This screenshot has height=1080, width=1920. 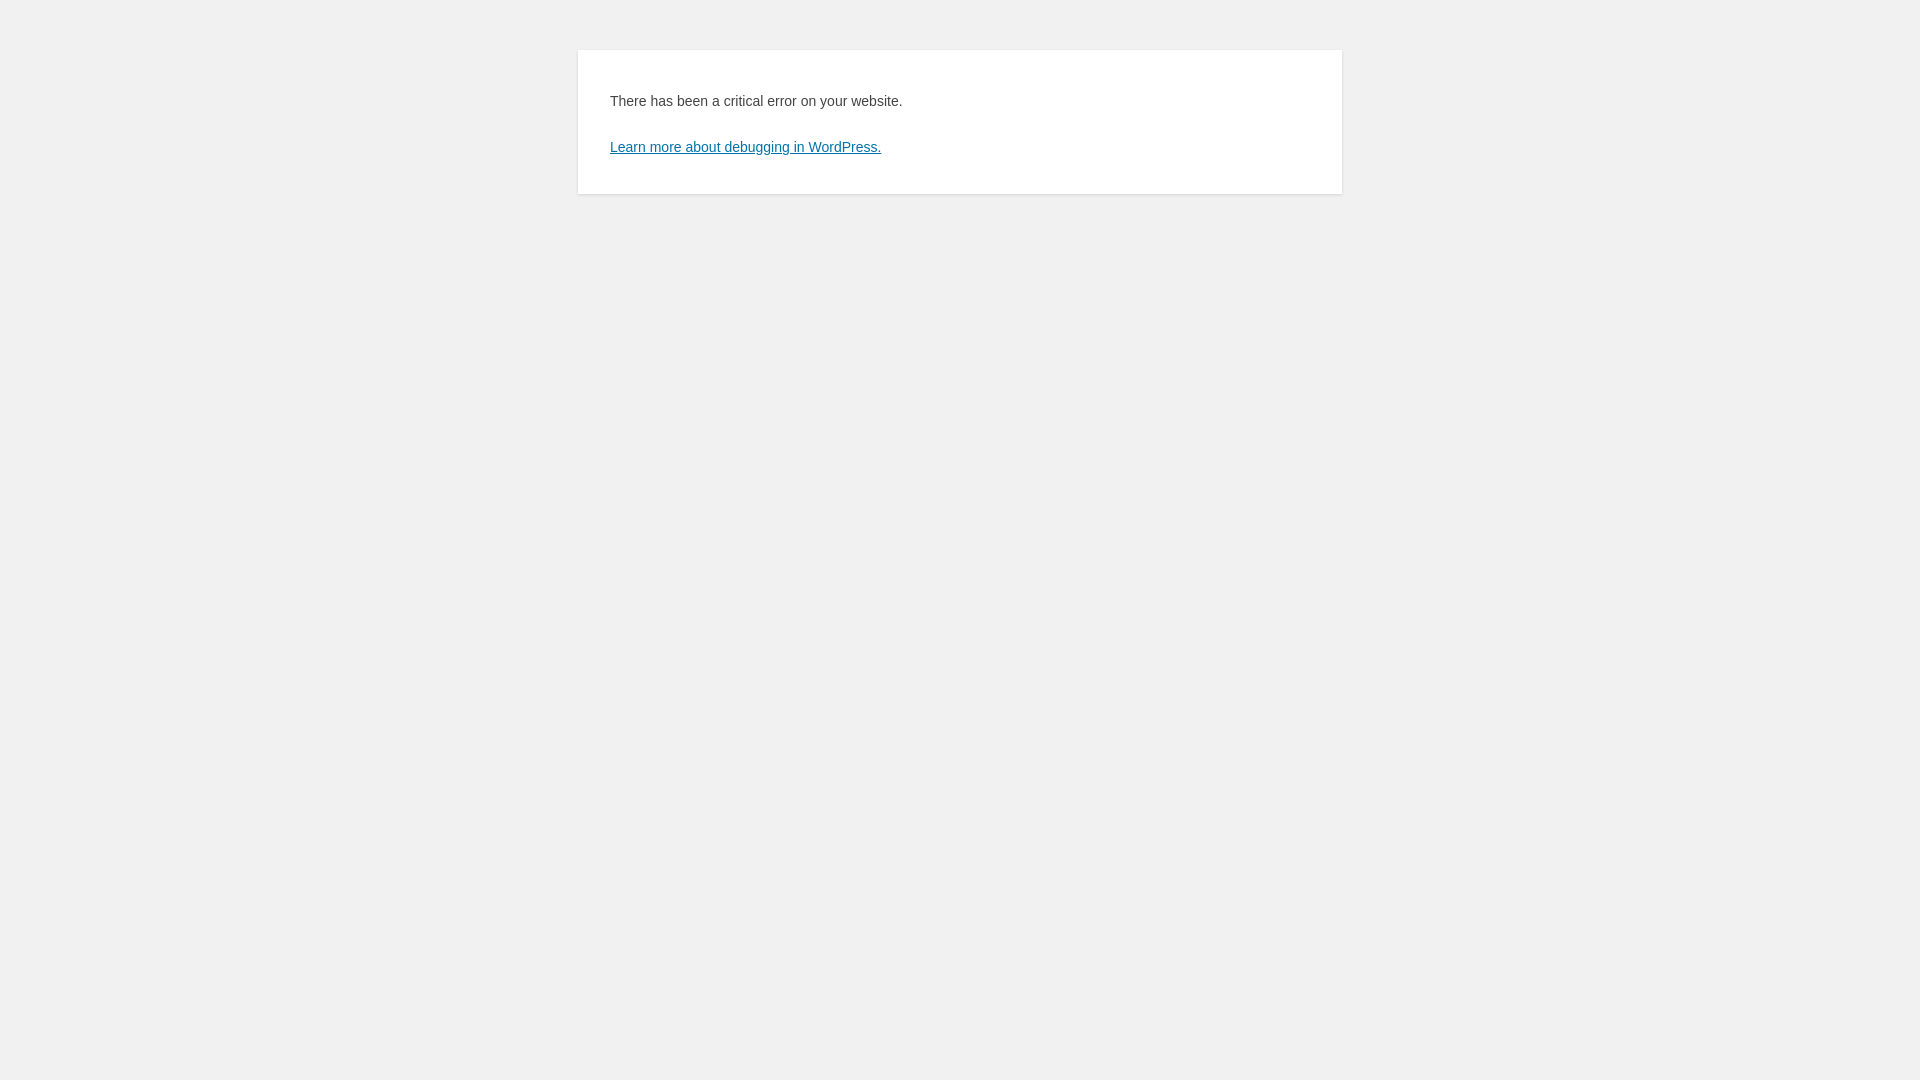 What do you see at coordinates (744, 145) in the screenshot?
I see `'Learn more about debugging in WordPress.'` at bounding box center [744, 145].